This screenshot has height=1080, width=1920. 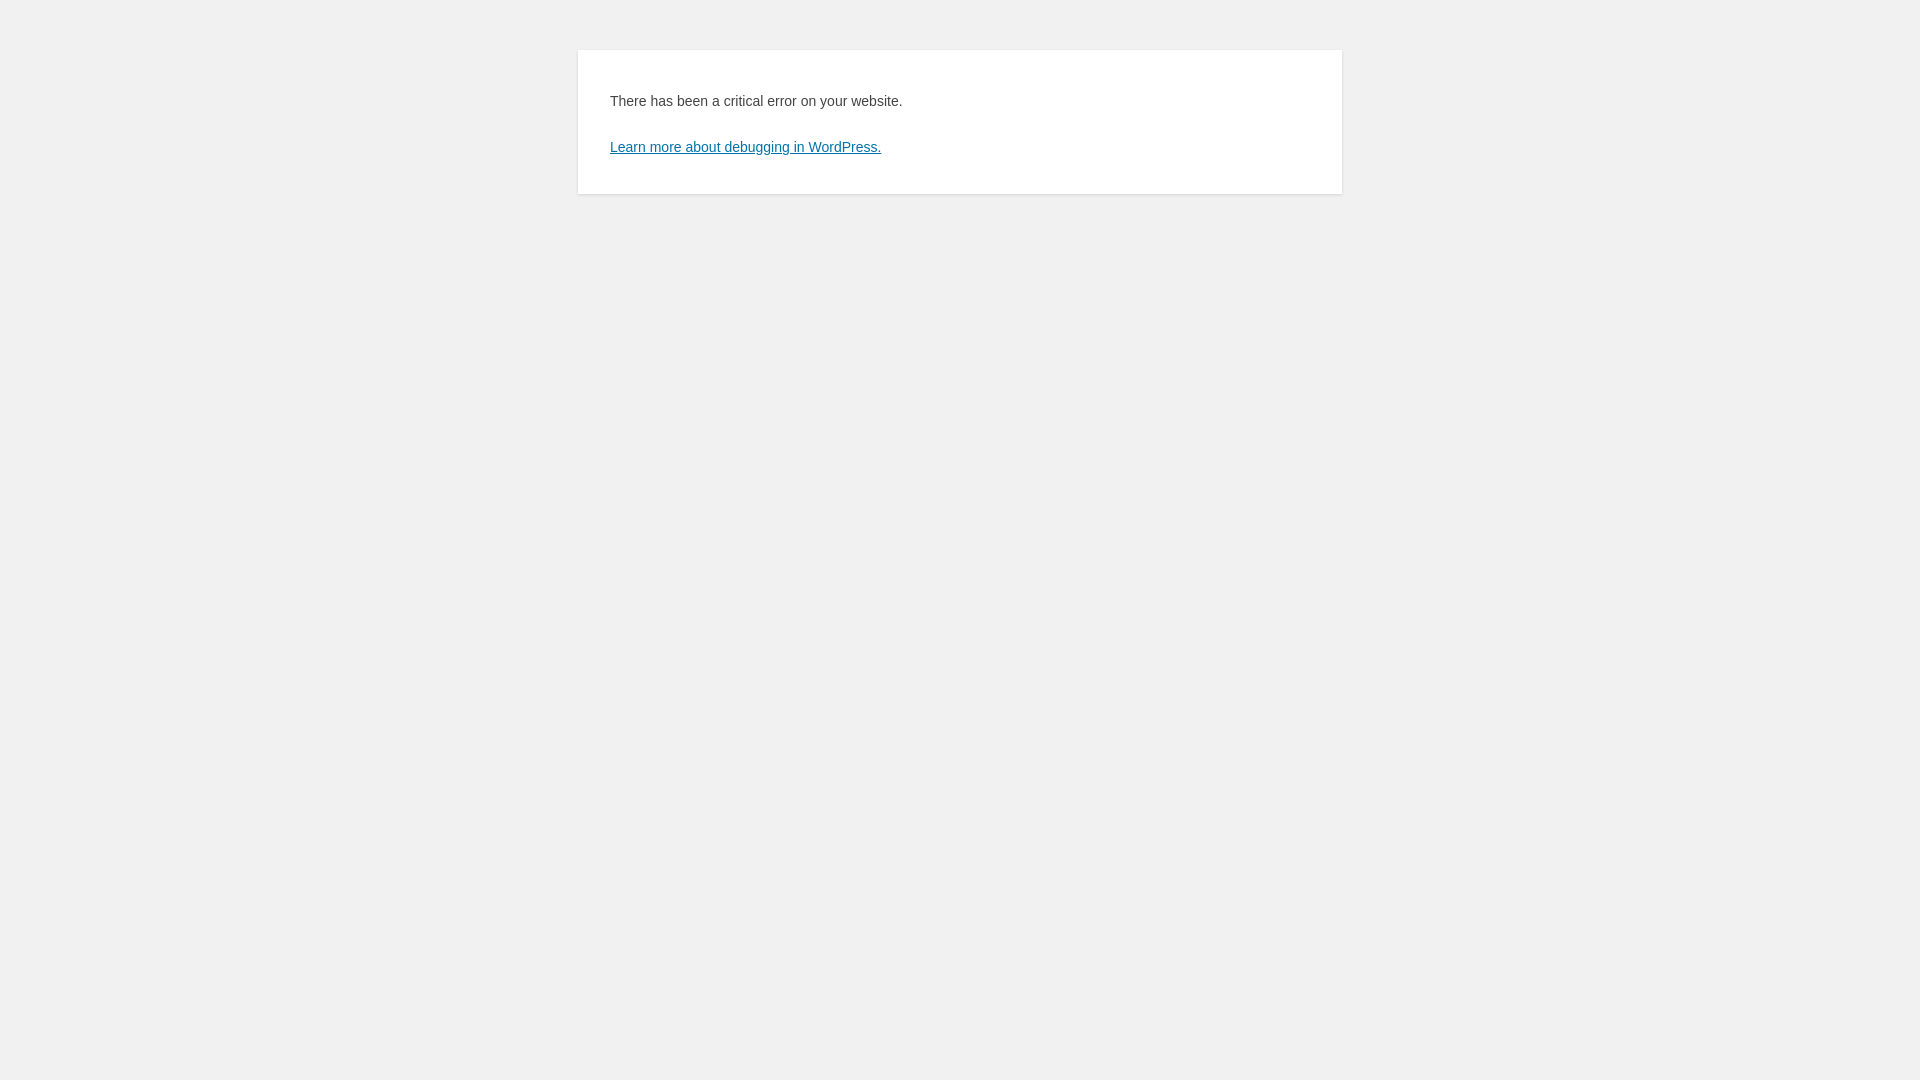 What do you see at coordinates (744, 145) in the screenshot?
I see `'Learn more about debugging in WordPress.'` at bounding box center [744, 145].